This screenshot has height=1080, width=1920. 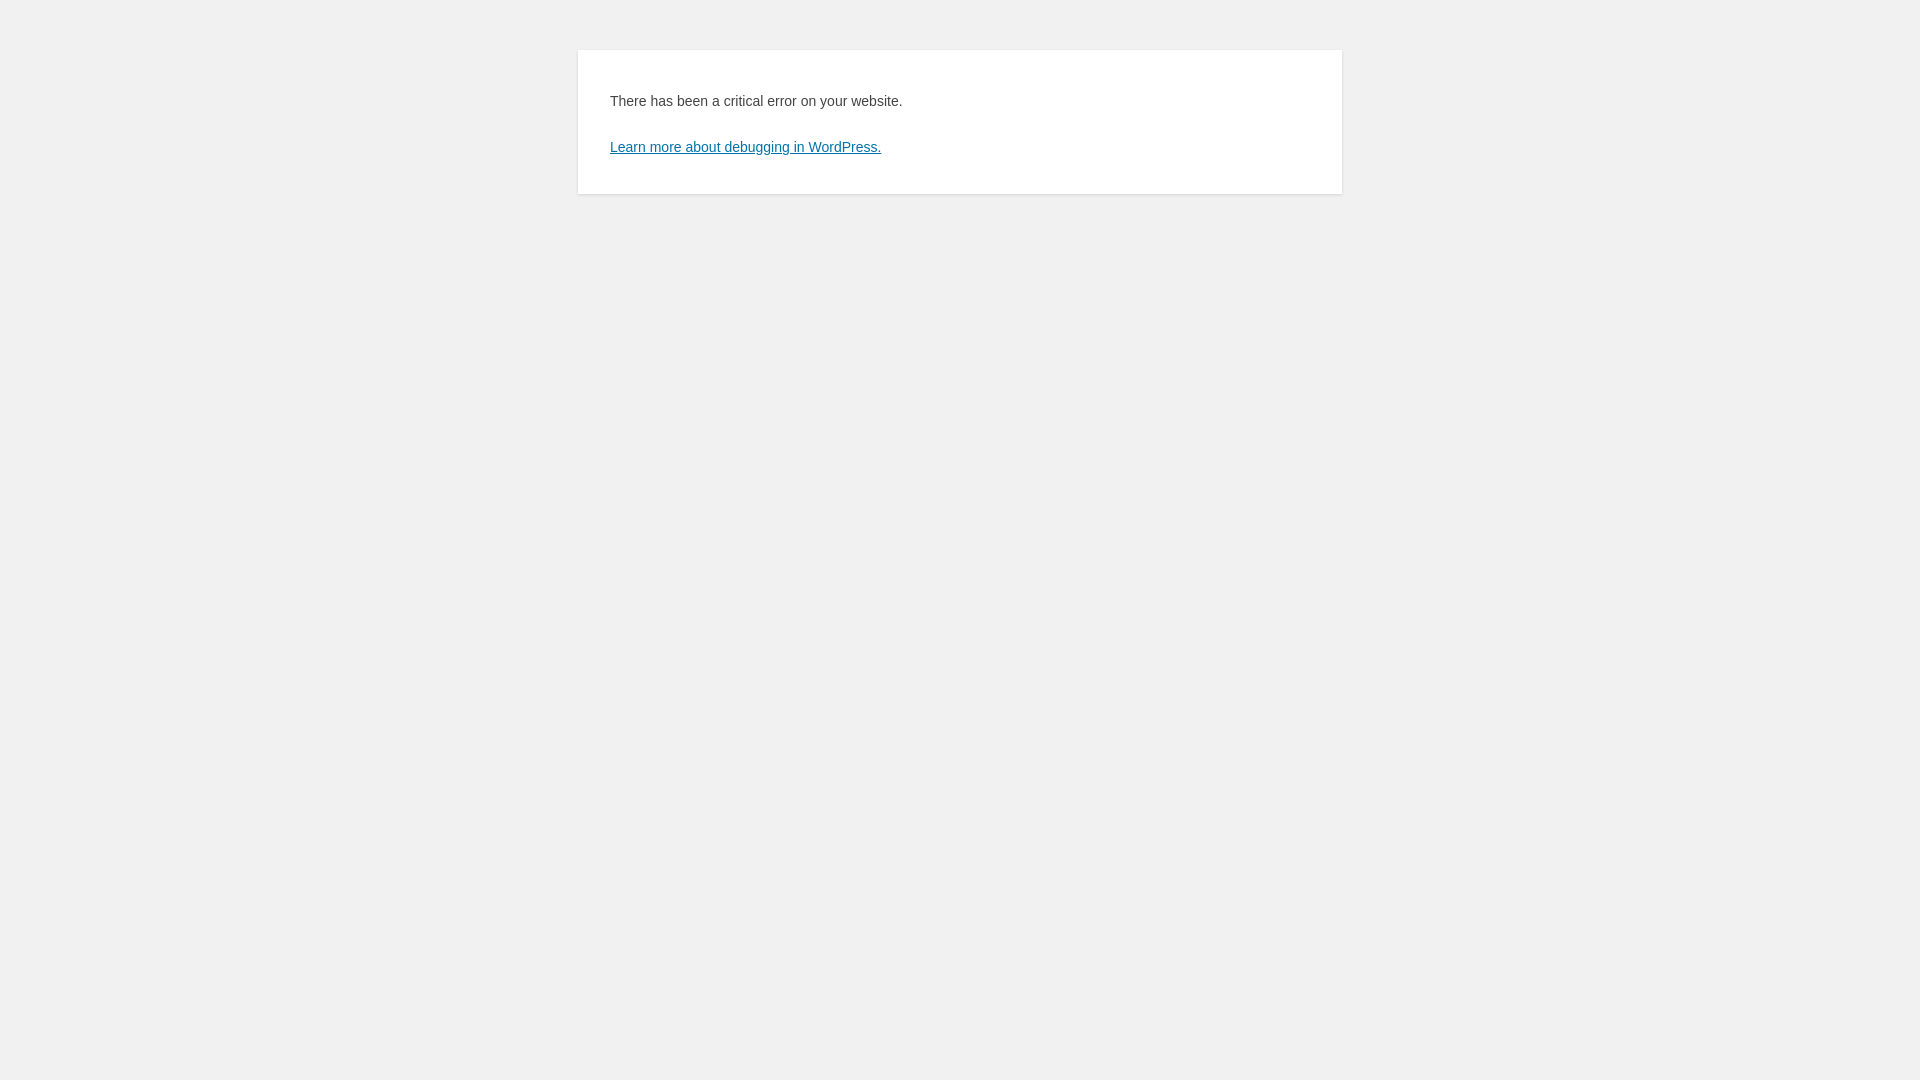 What do you see at coordinates (744, 145) in the screenshot?
I see `'Learn more about debugging in WordPress.'` at bounding box center [744, 145].